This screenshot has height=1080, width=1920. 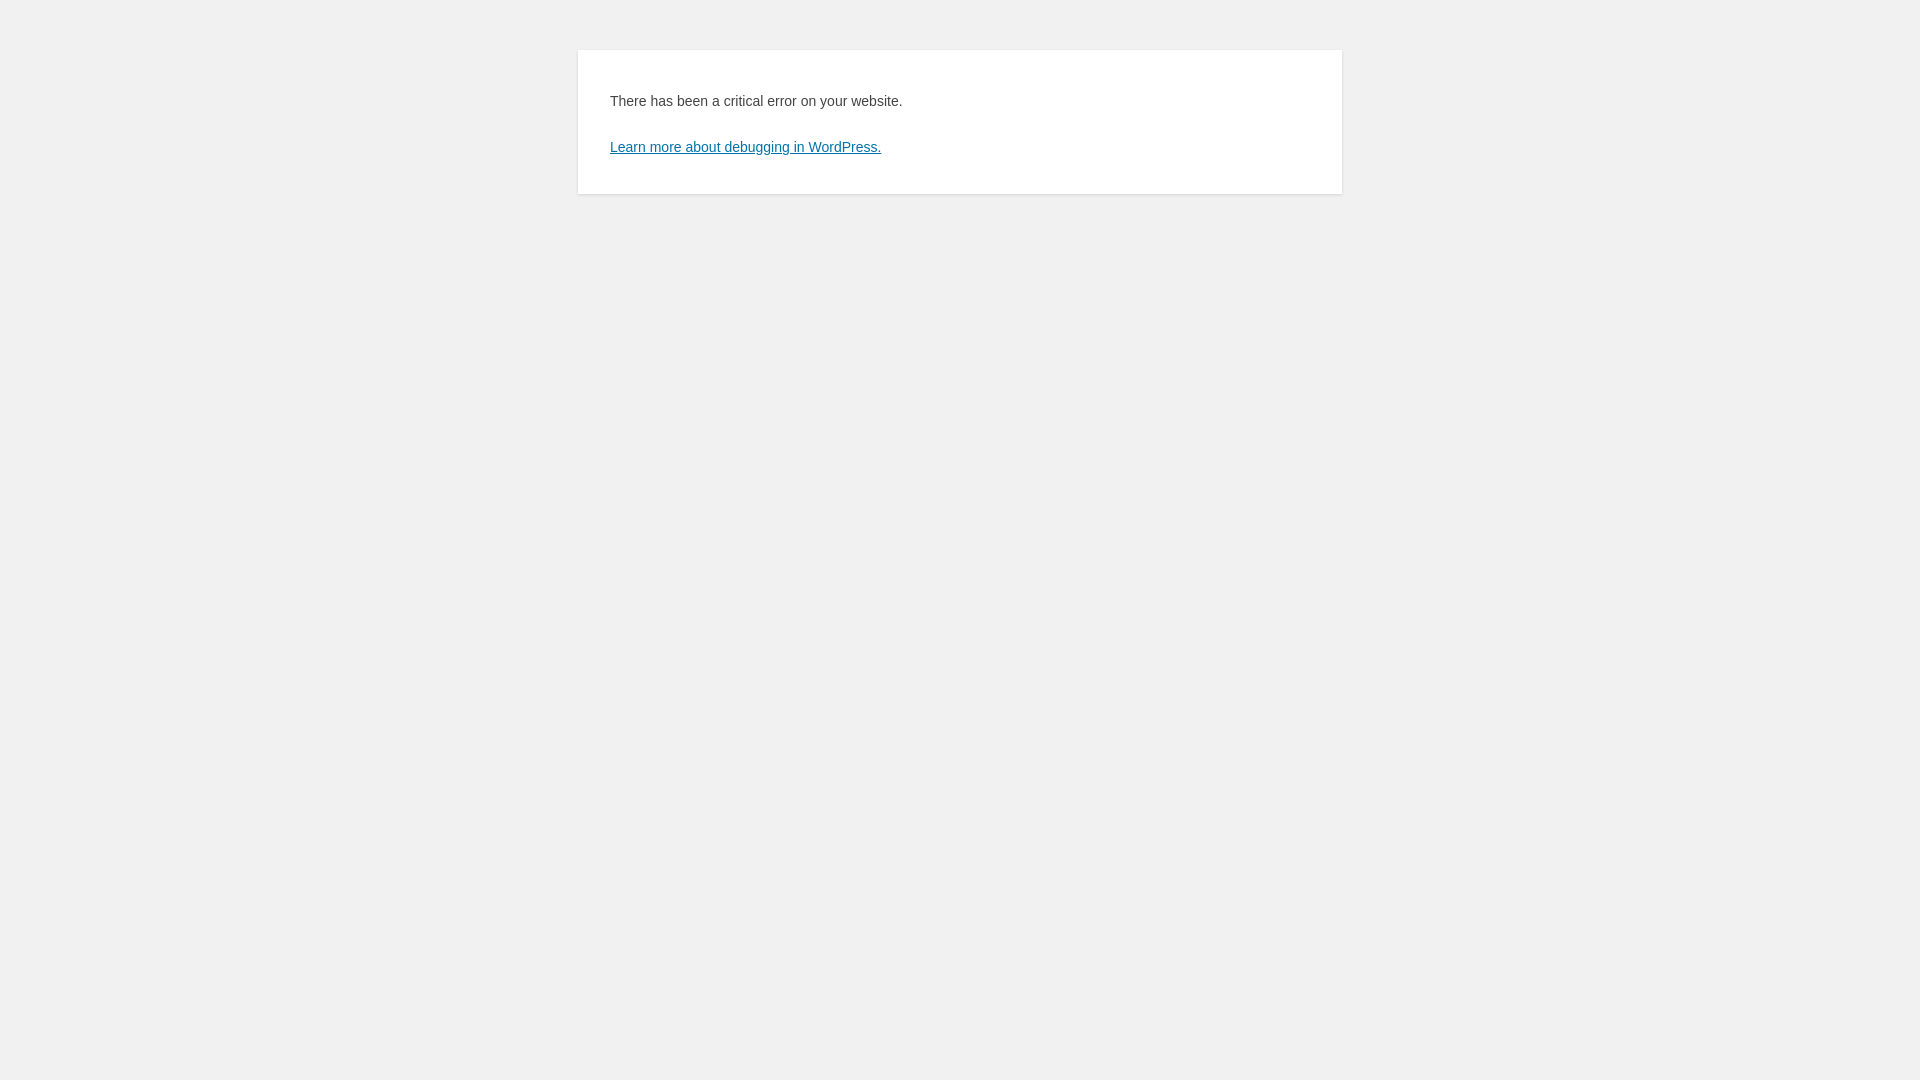 What do you see at coordinates (744, 145) in the screenshot?
I see `'Learn more about debugging in WordPress.'` at bounding box center [744, 145].